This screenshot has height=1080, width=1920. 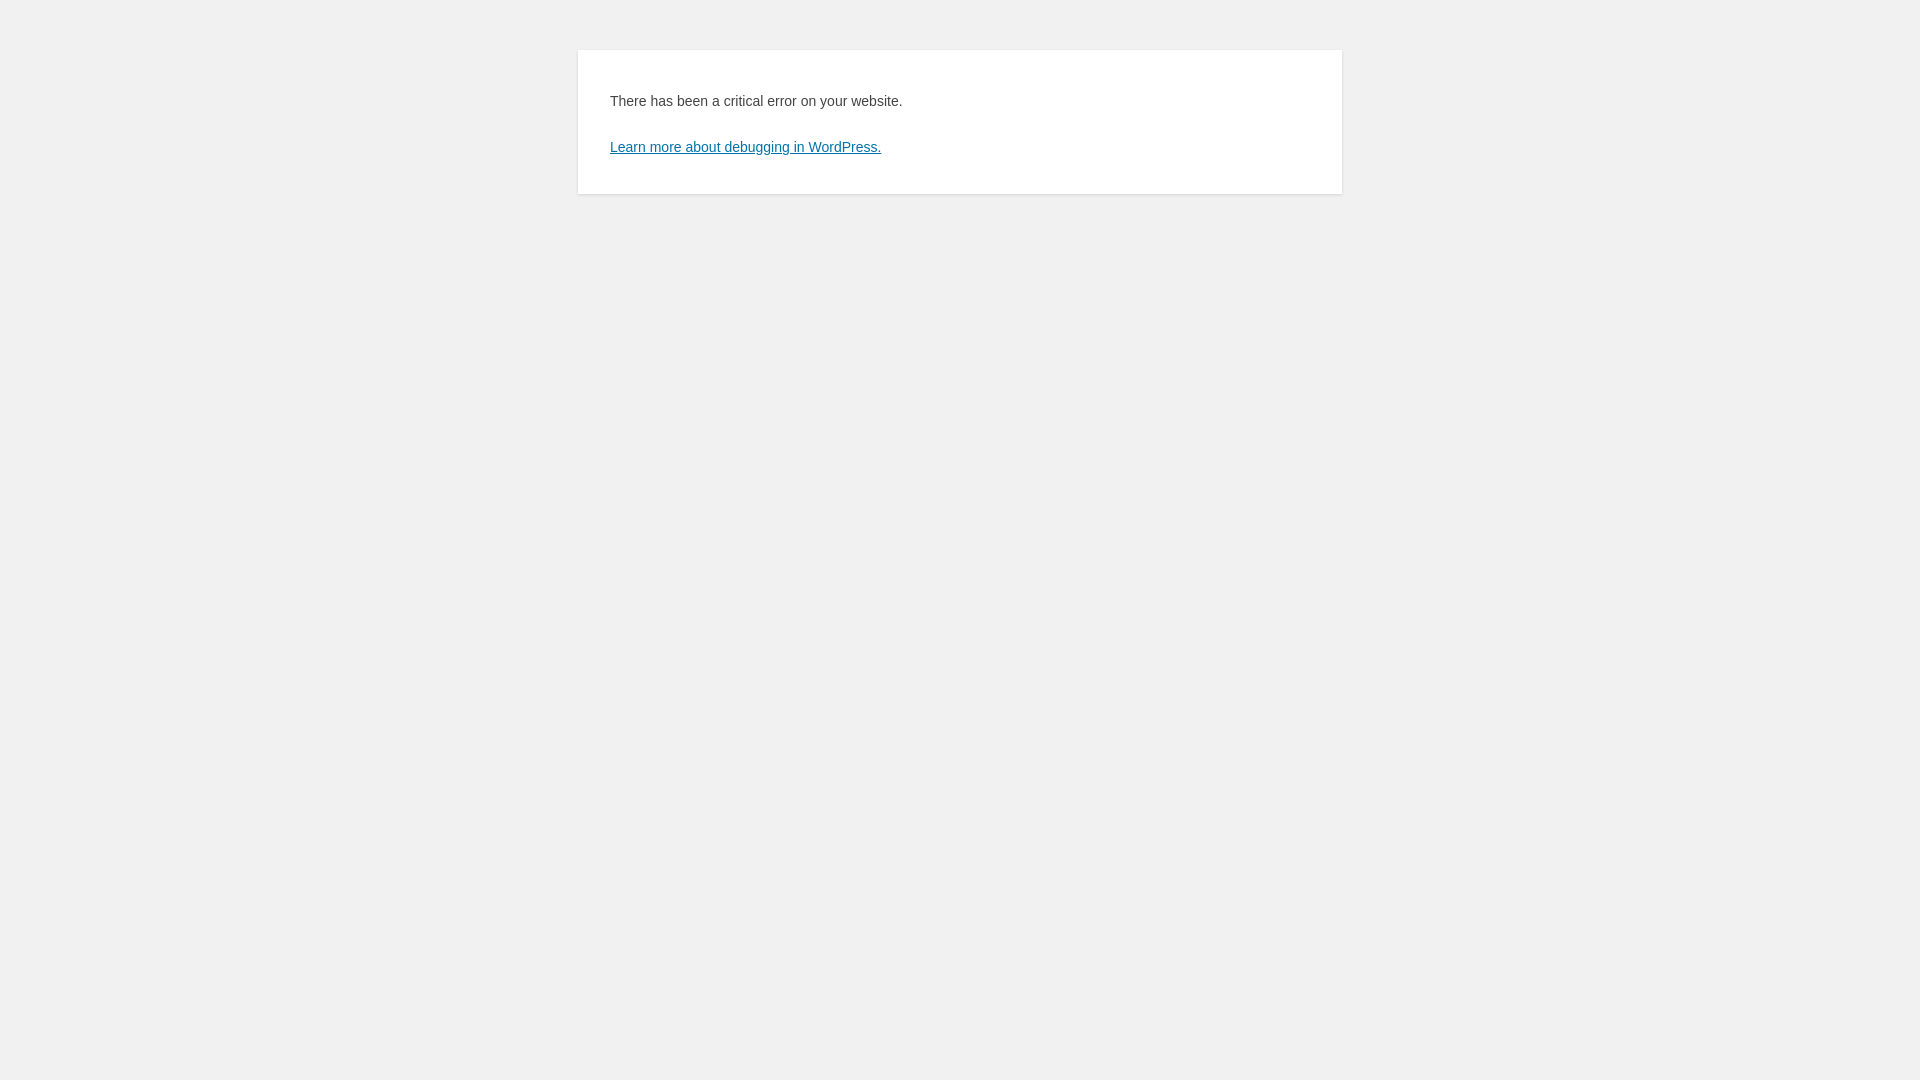 What do you see at coordinates (744, 145) in the screenshot?
I see `'Learn more about debugging in WordPress.'` at bounding box center [744, 145].